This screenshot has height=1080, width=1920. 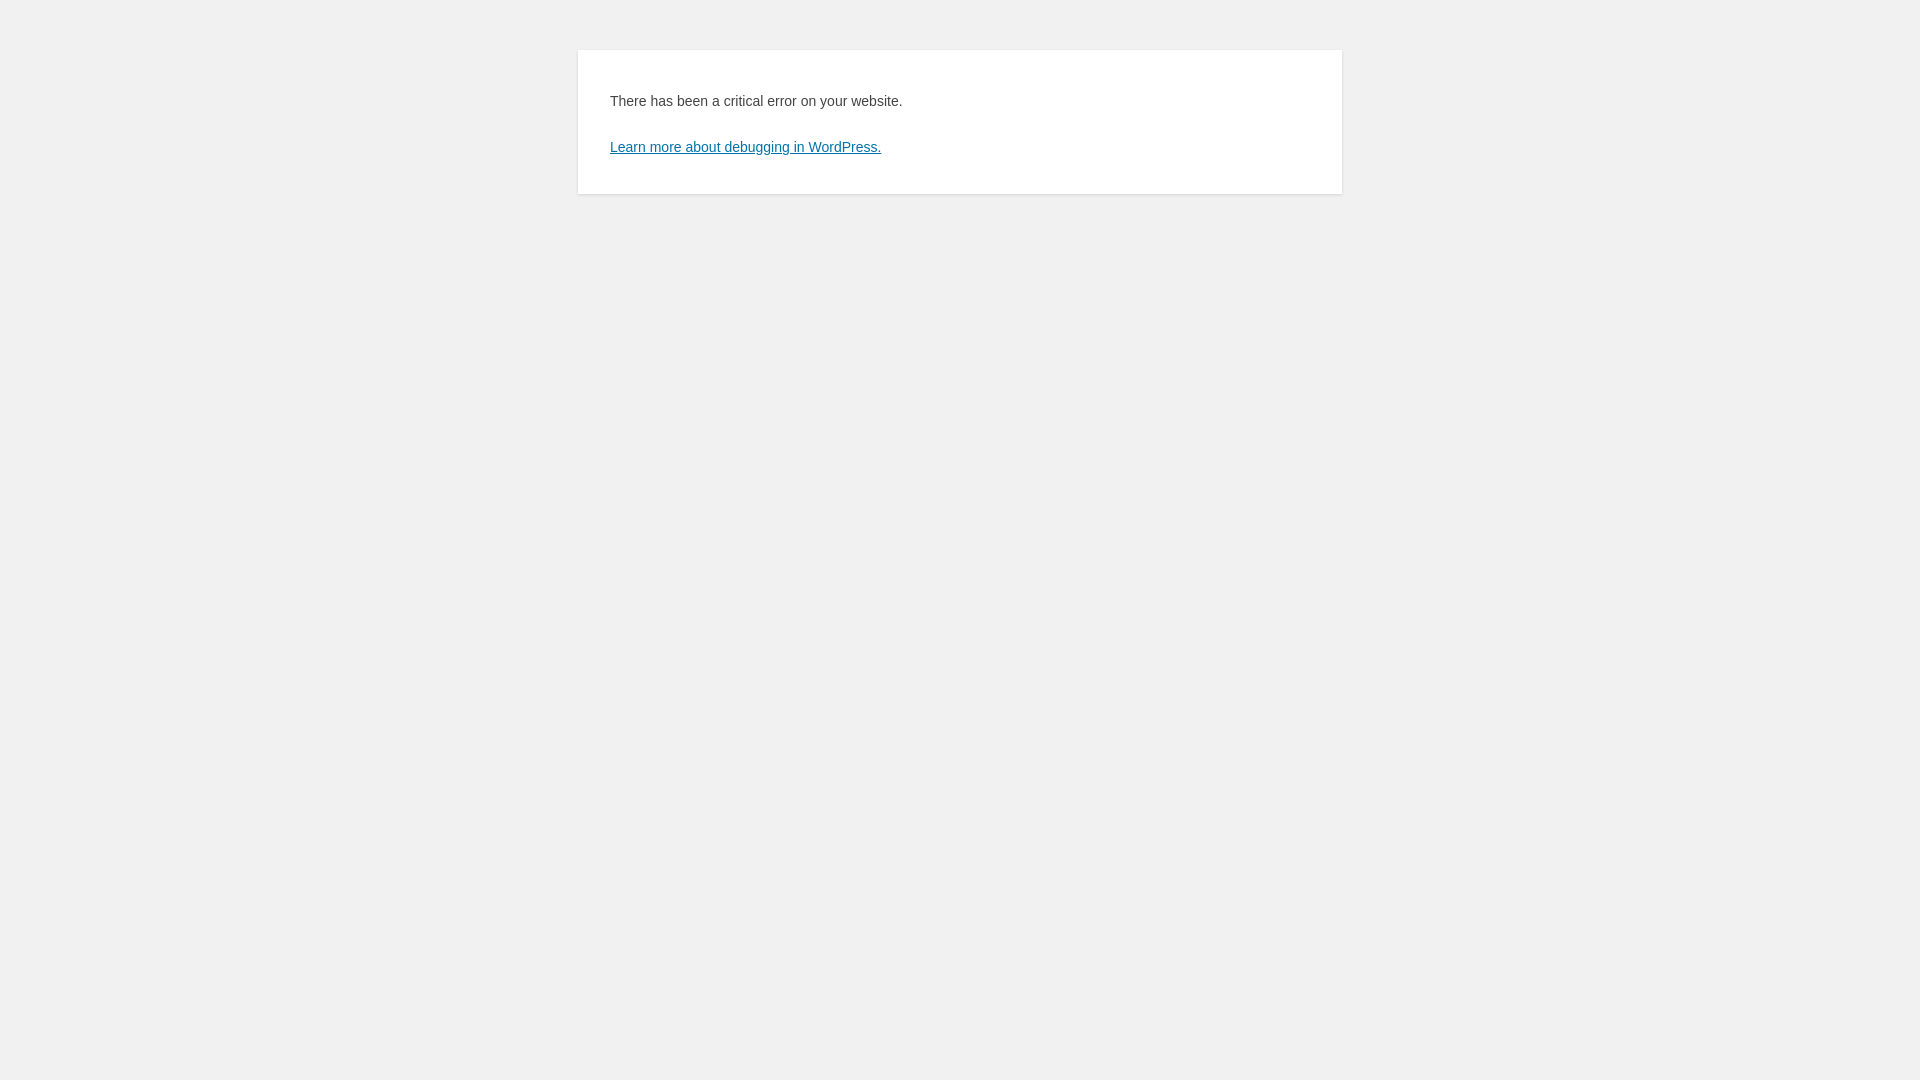 What do you see at coordinates (744, 145) in the screenshot?
I see `'Learn more about debugging in WordPress.'` at bounding box center [744, 145].